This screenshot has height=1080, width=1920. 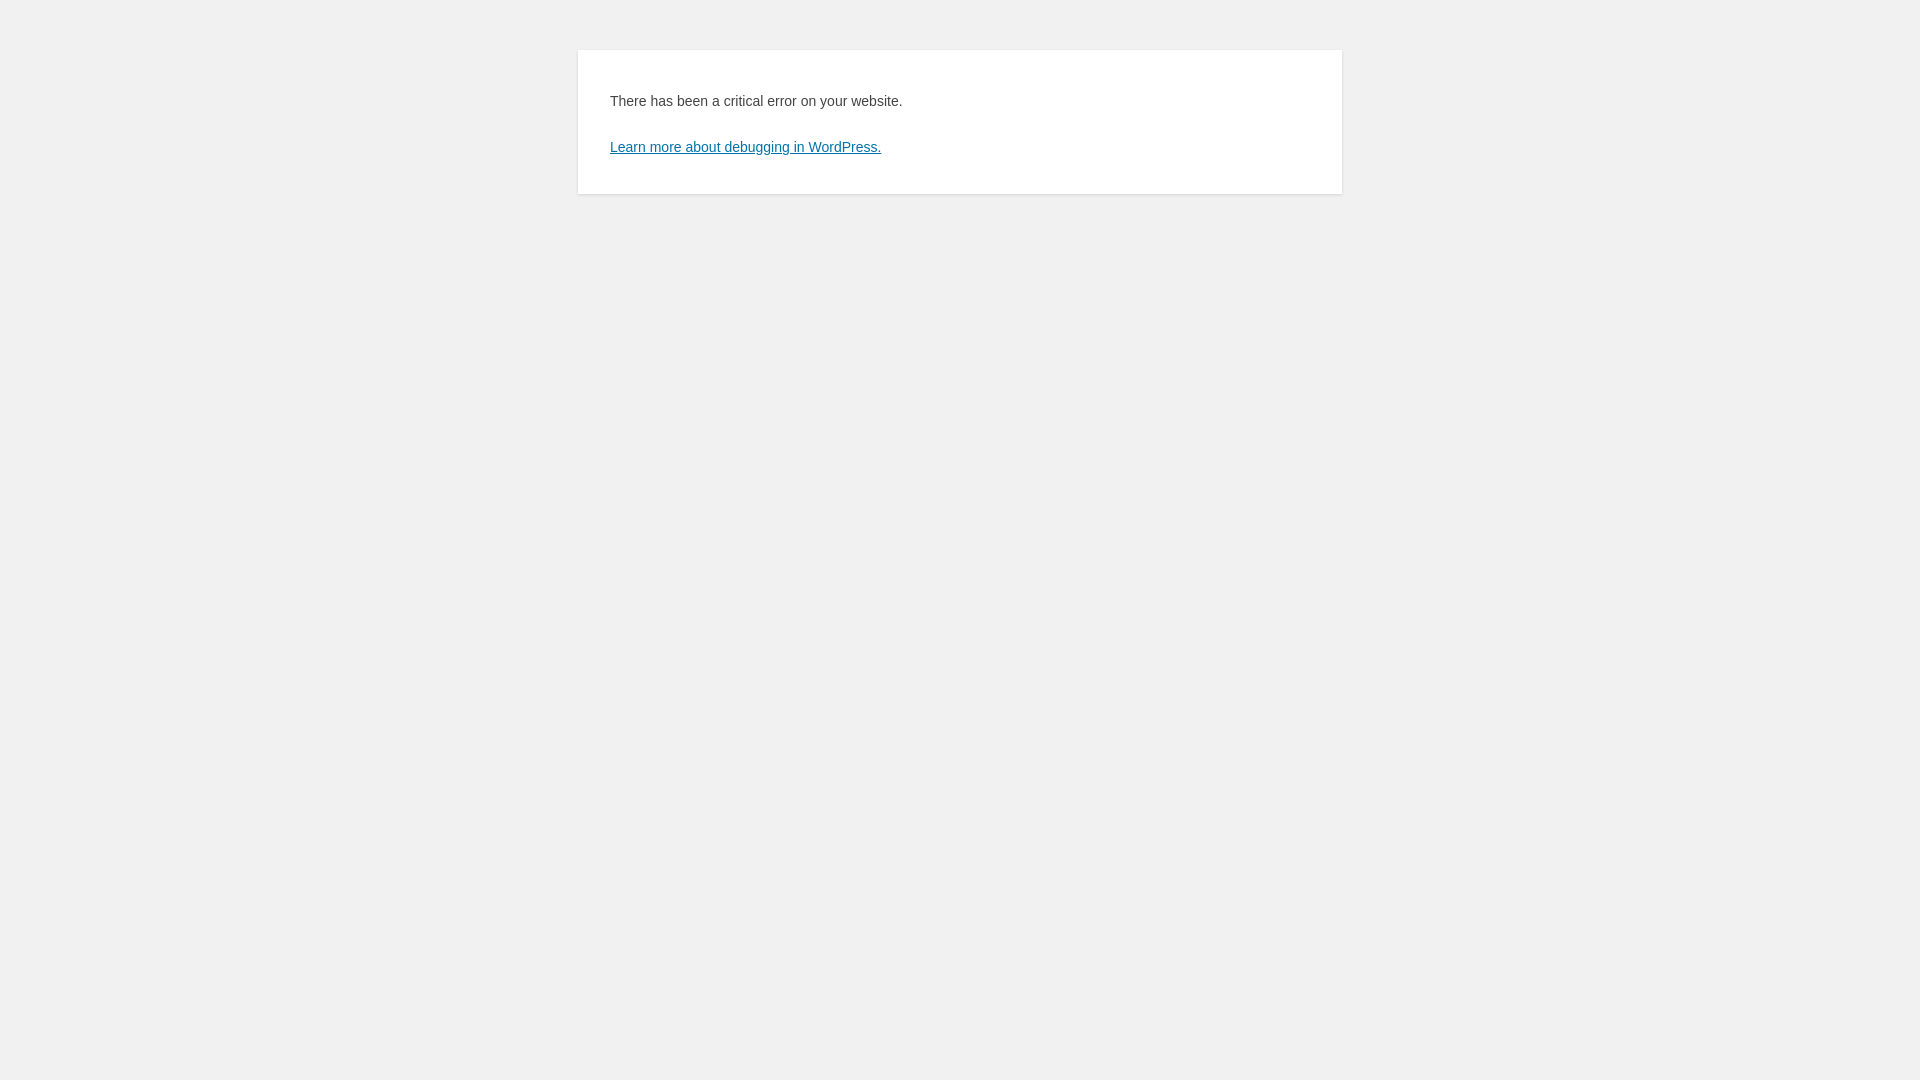 What do you see at coordinates (744, 145) in the screenshot?
I see `'Learn more about debugging in WordPress.'` at bounding box center [744, 145].